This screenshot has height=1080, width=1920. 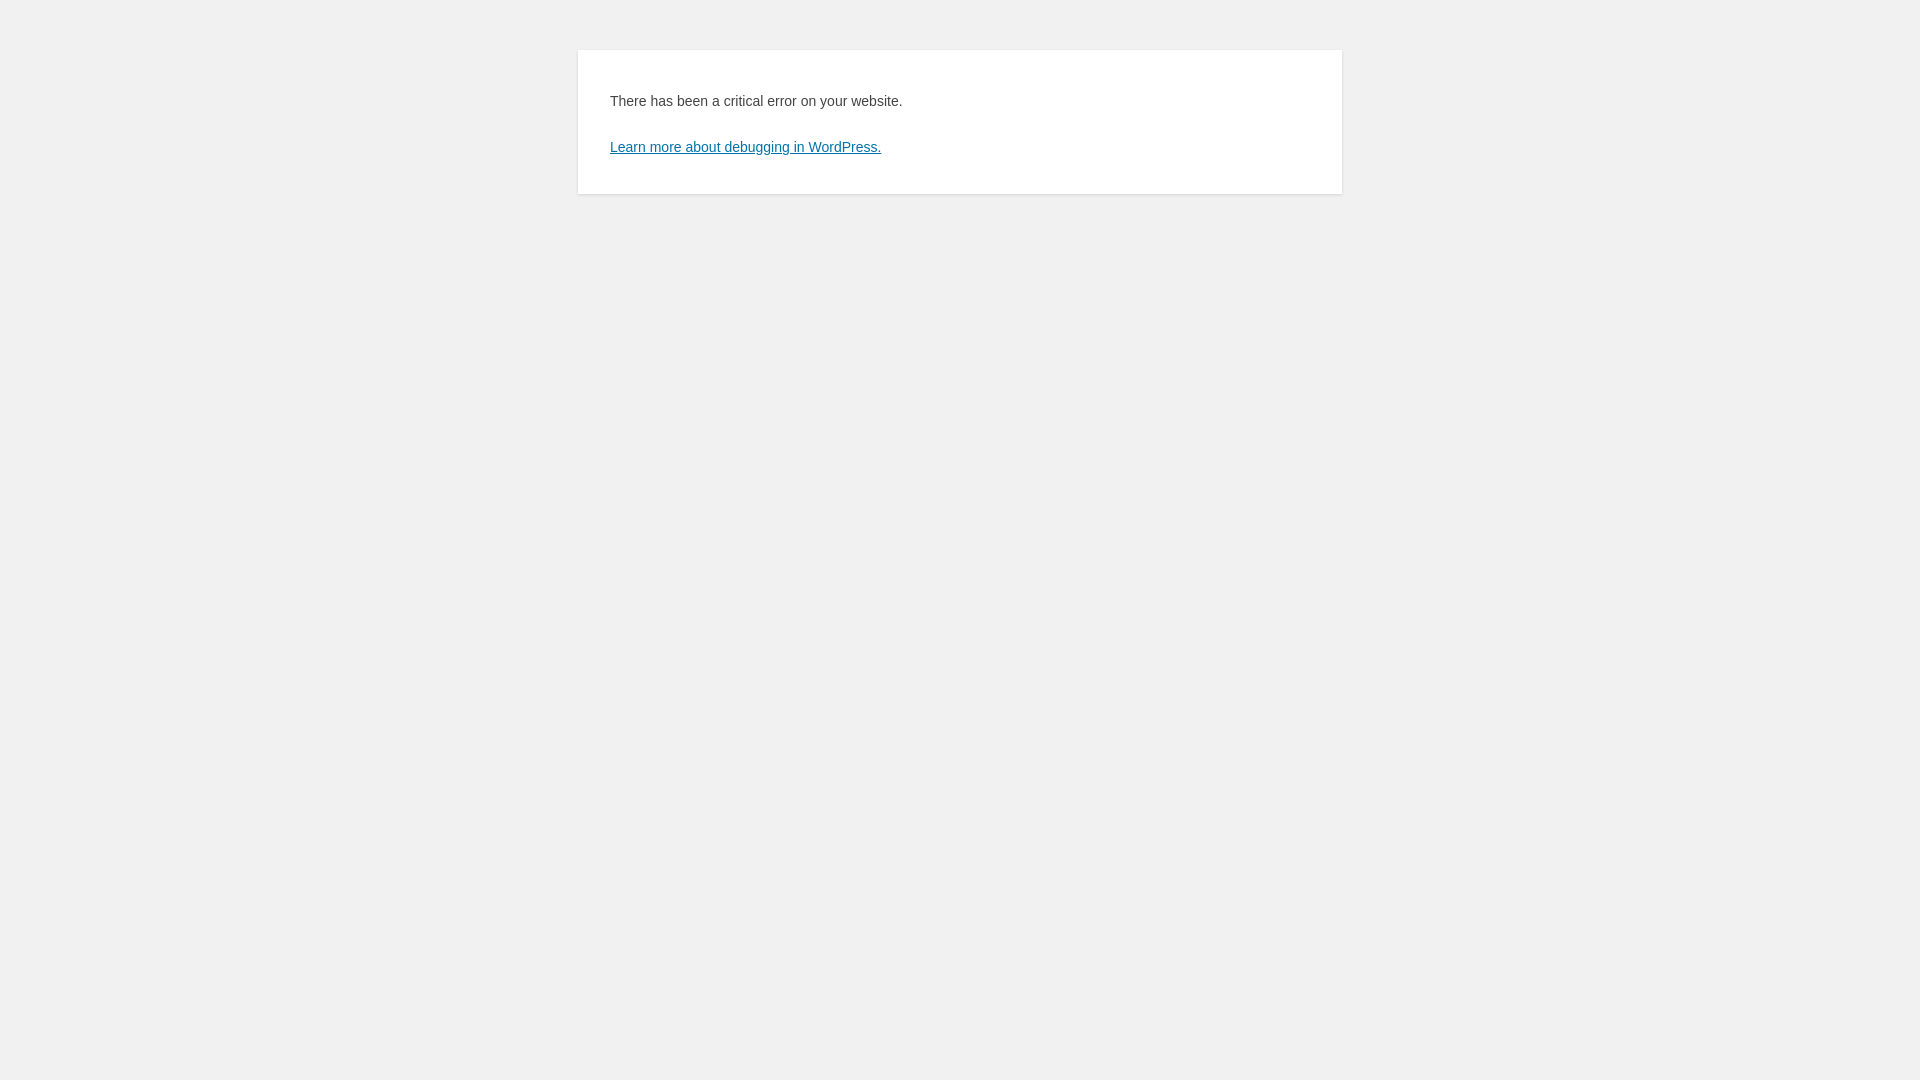 What do you see at coordinates (744, 145) in the screenshot?
I see `'Learn more about debugging in WordPress.'` at bounding box center [744, 145].